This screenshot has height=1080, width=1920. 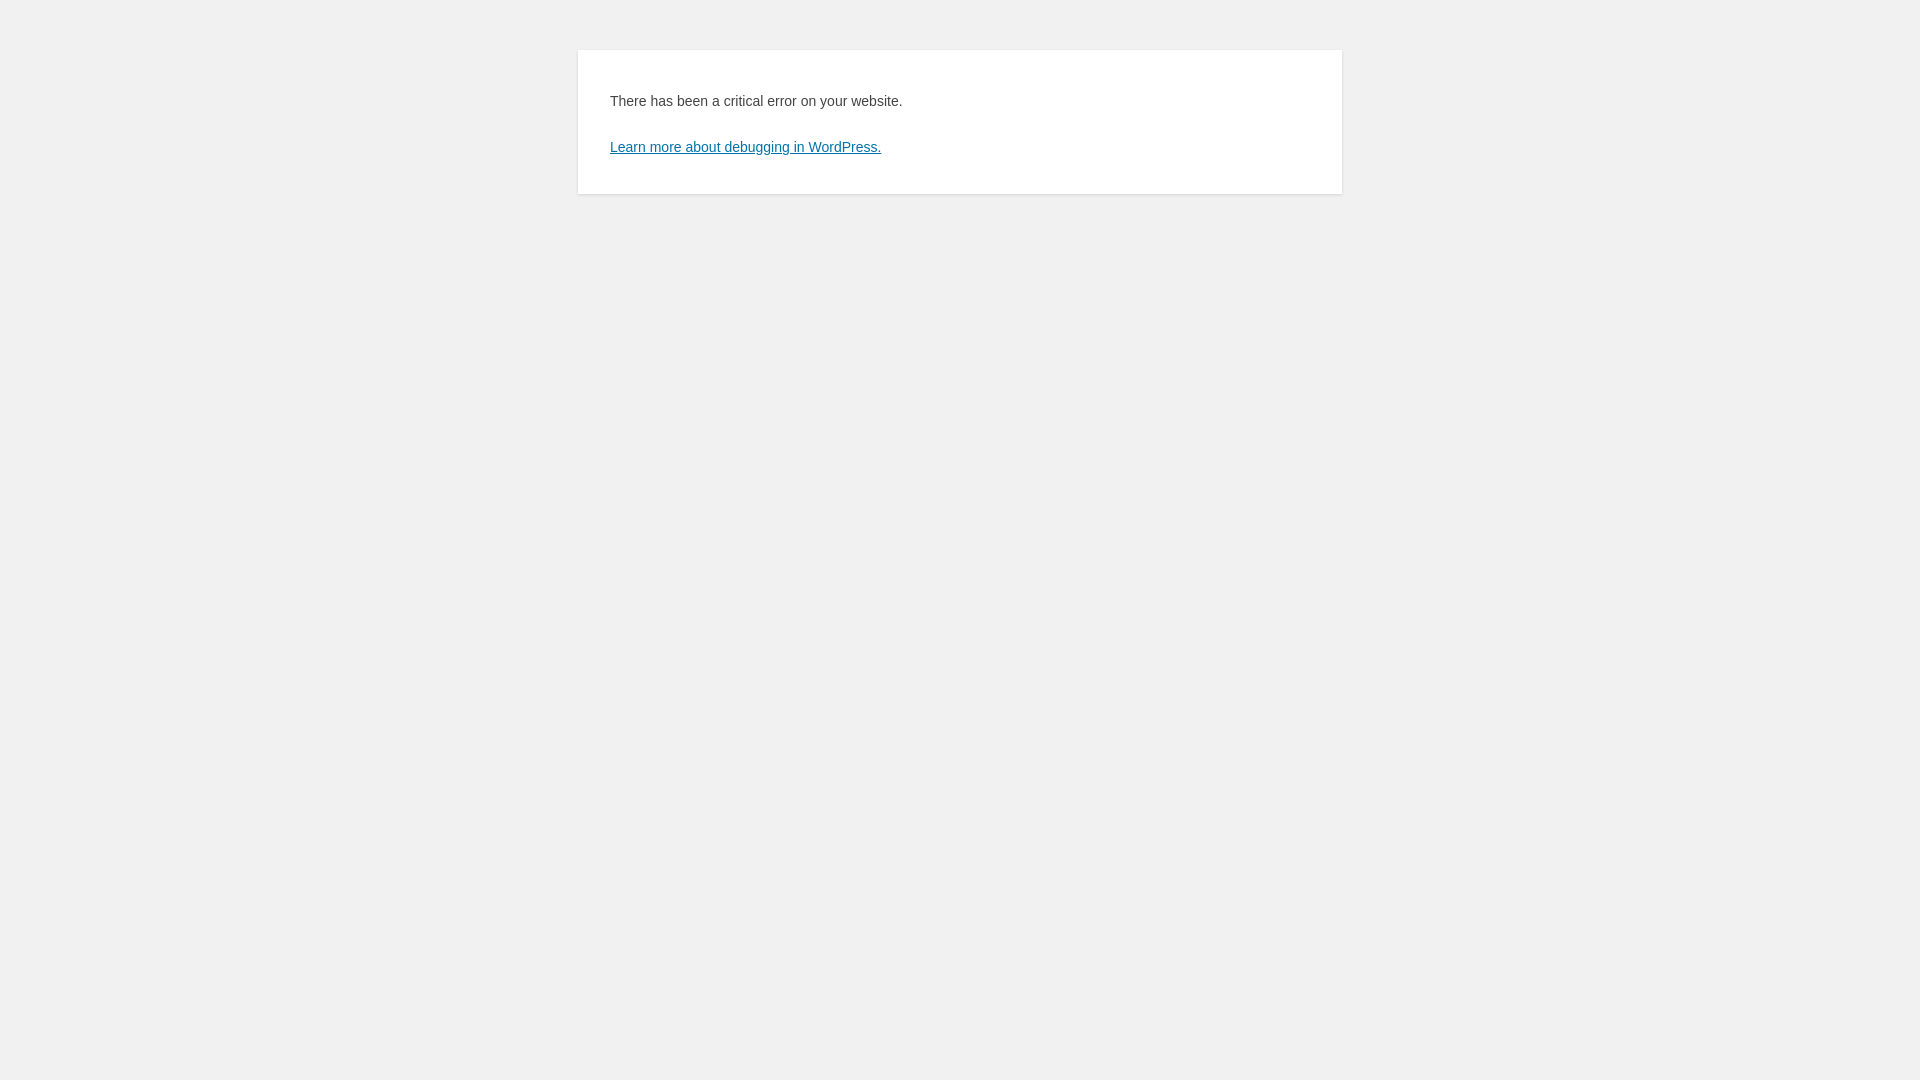 What do you see at coordinates (744, 145) in the screenshot?
I see `'Learn more about debugging in WordPress.'` at bounding box center [744, 145].